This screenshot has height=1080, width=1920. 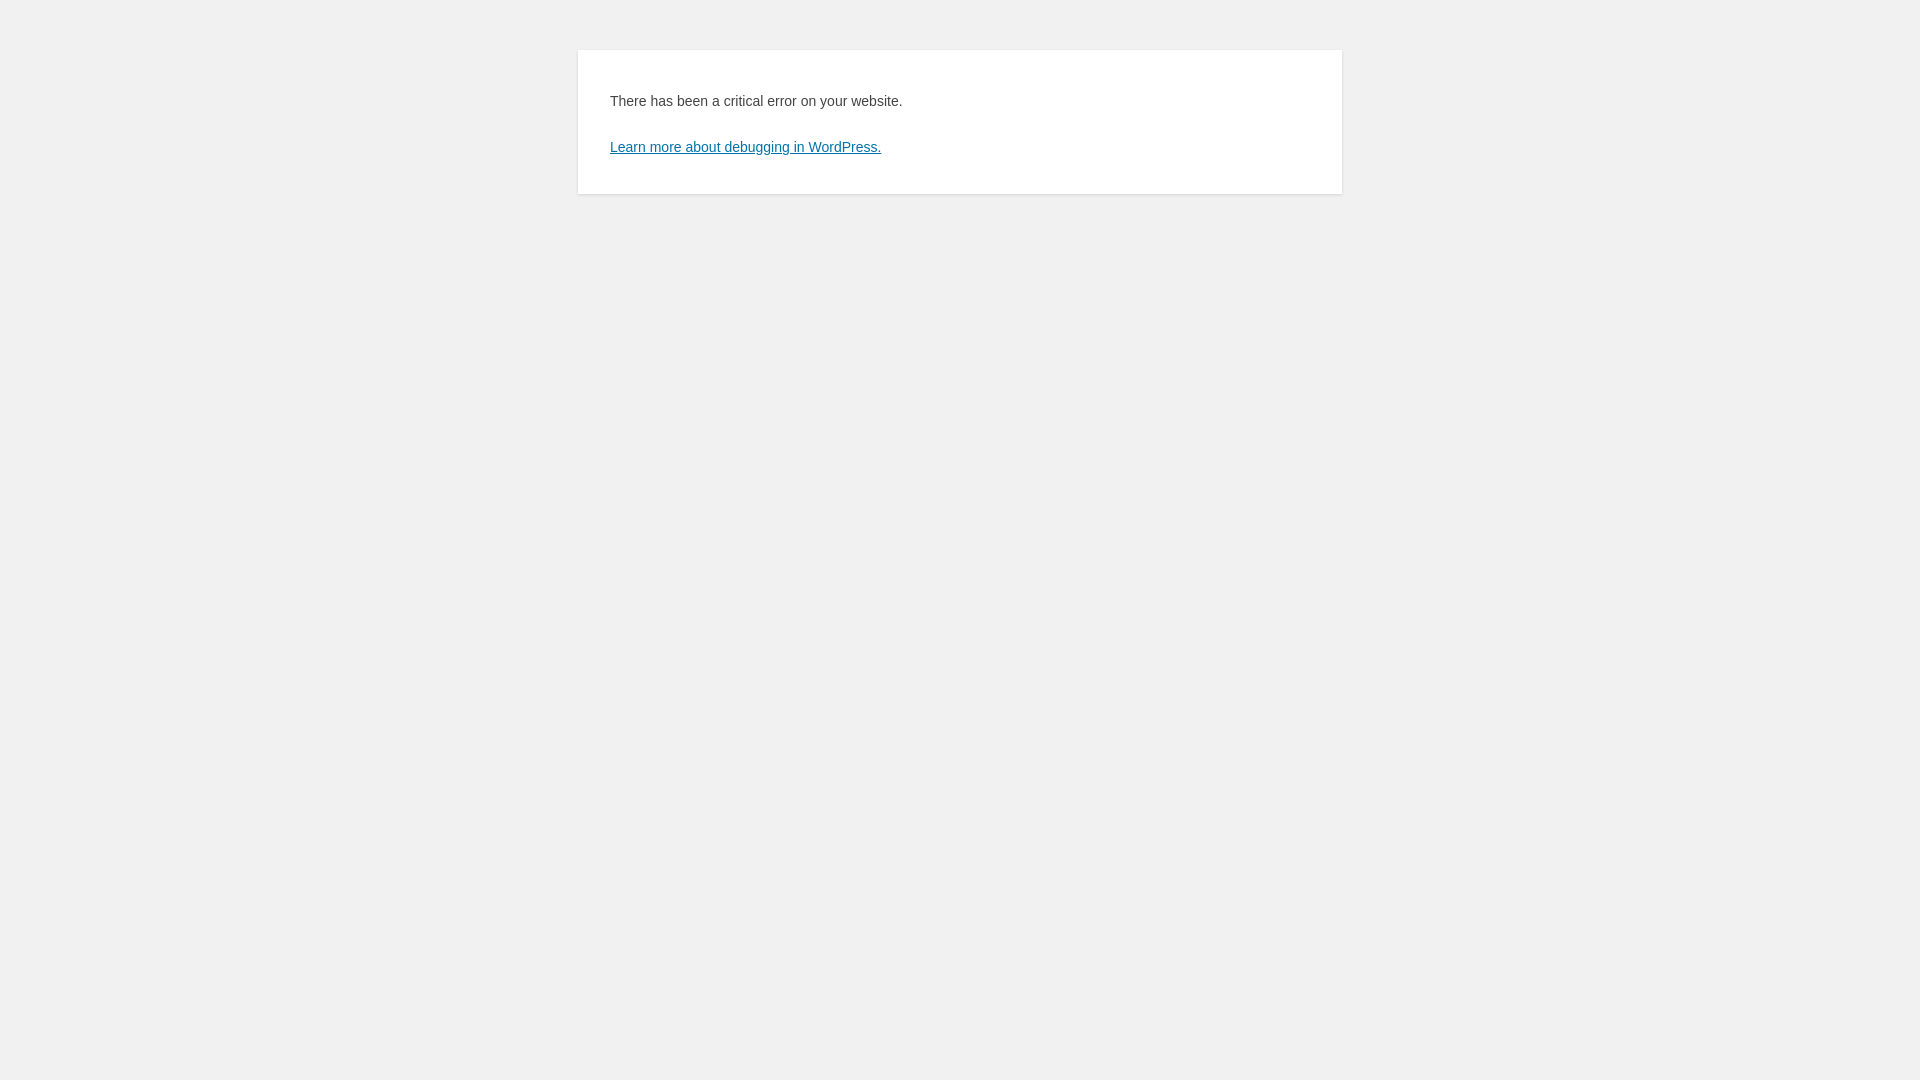 What do you see at coordinates (744, 145) in the screenshot?
I see `'Learn more about debugging in WordPress.'` at bounding box center [744, 145].